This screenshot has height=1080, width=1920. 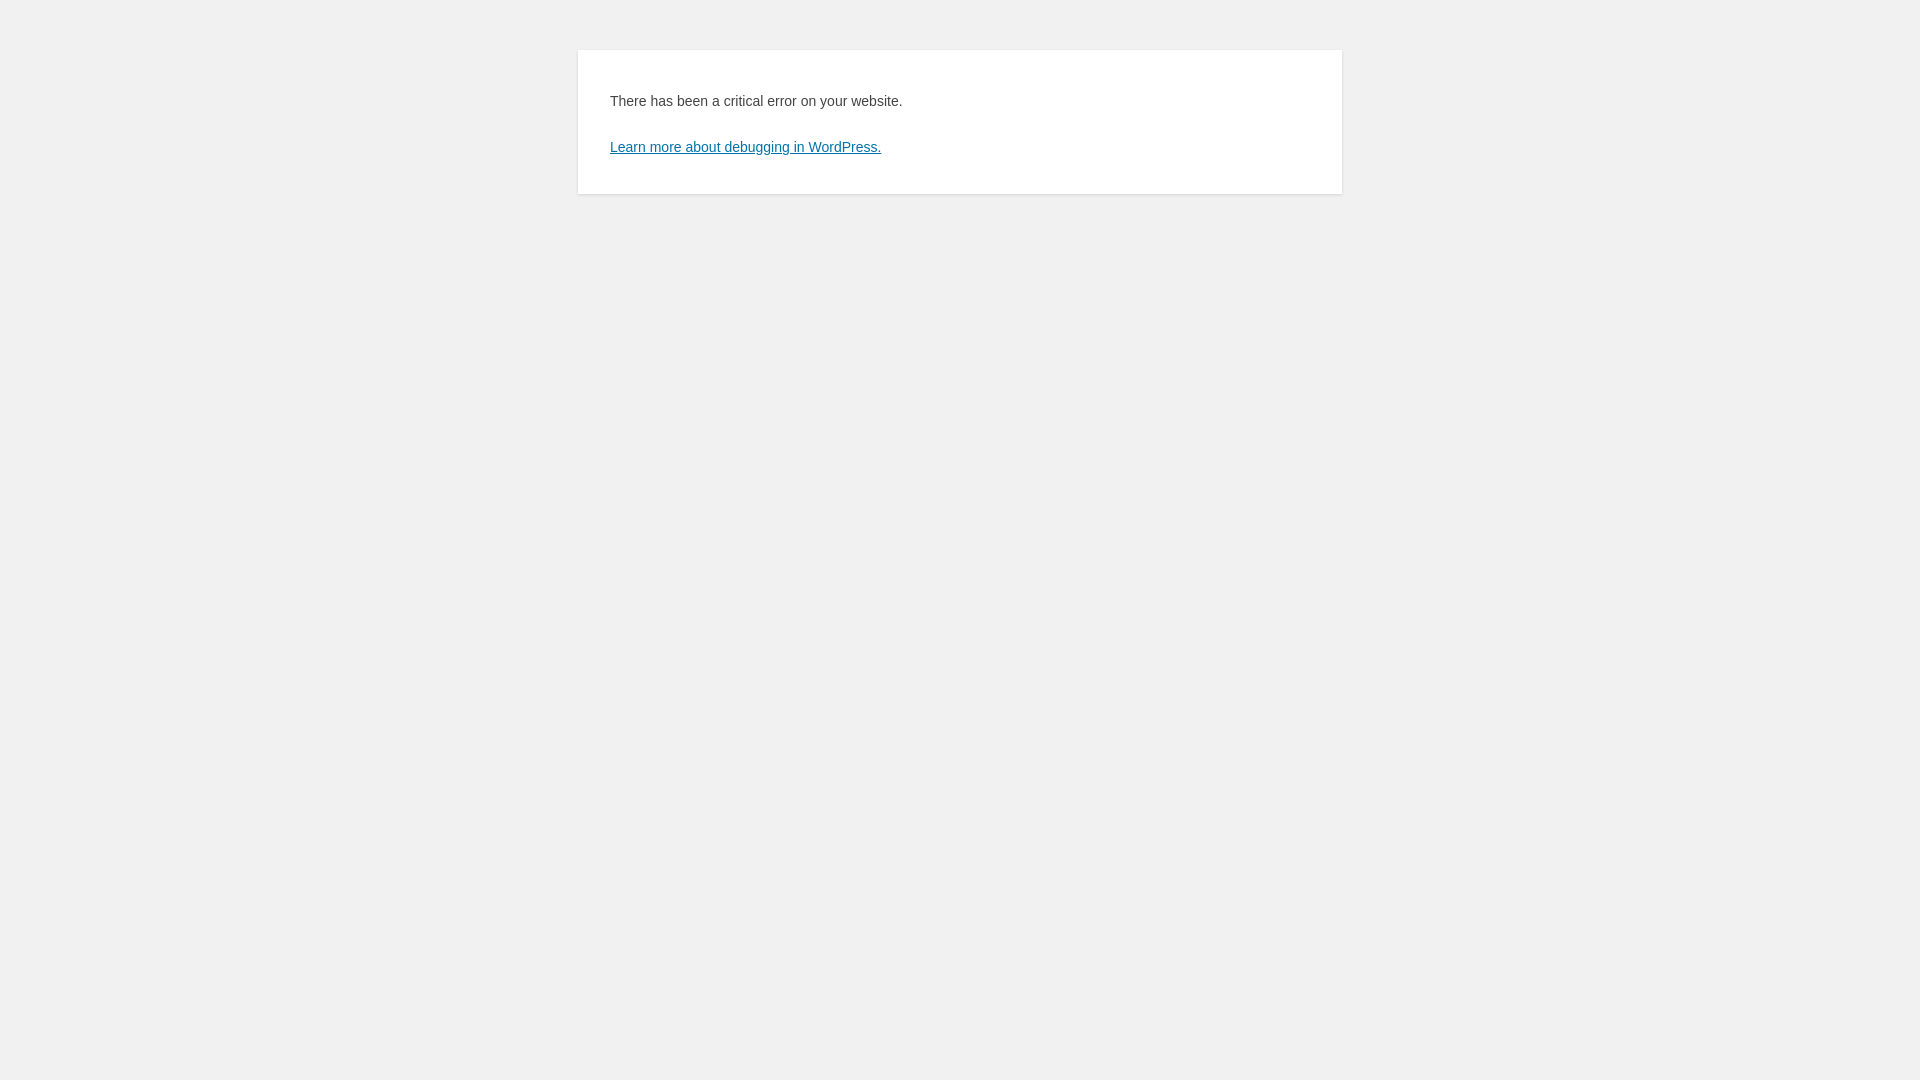 What do you see at coordinates (744, 145) in the screenshot?
I see `'Learn more about debugging in WordPress.'` at bounding box center [744, 145].